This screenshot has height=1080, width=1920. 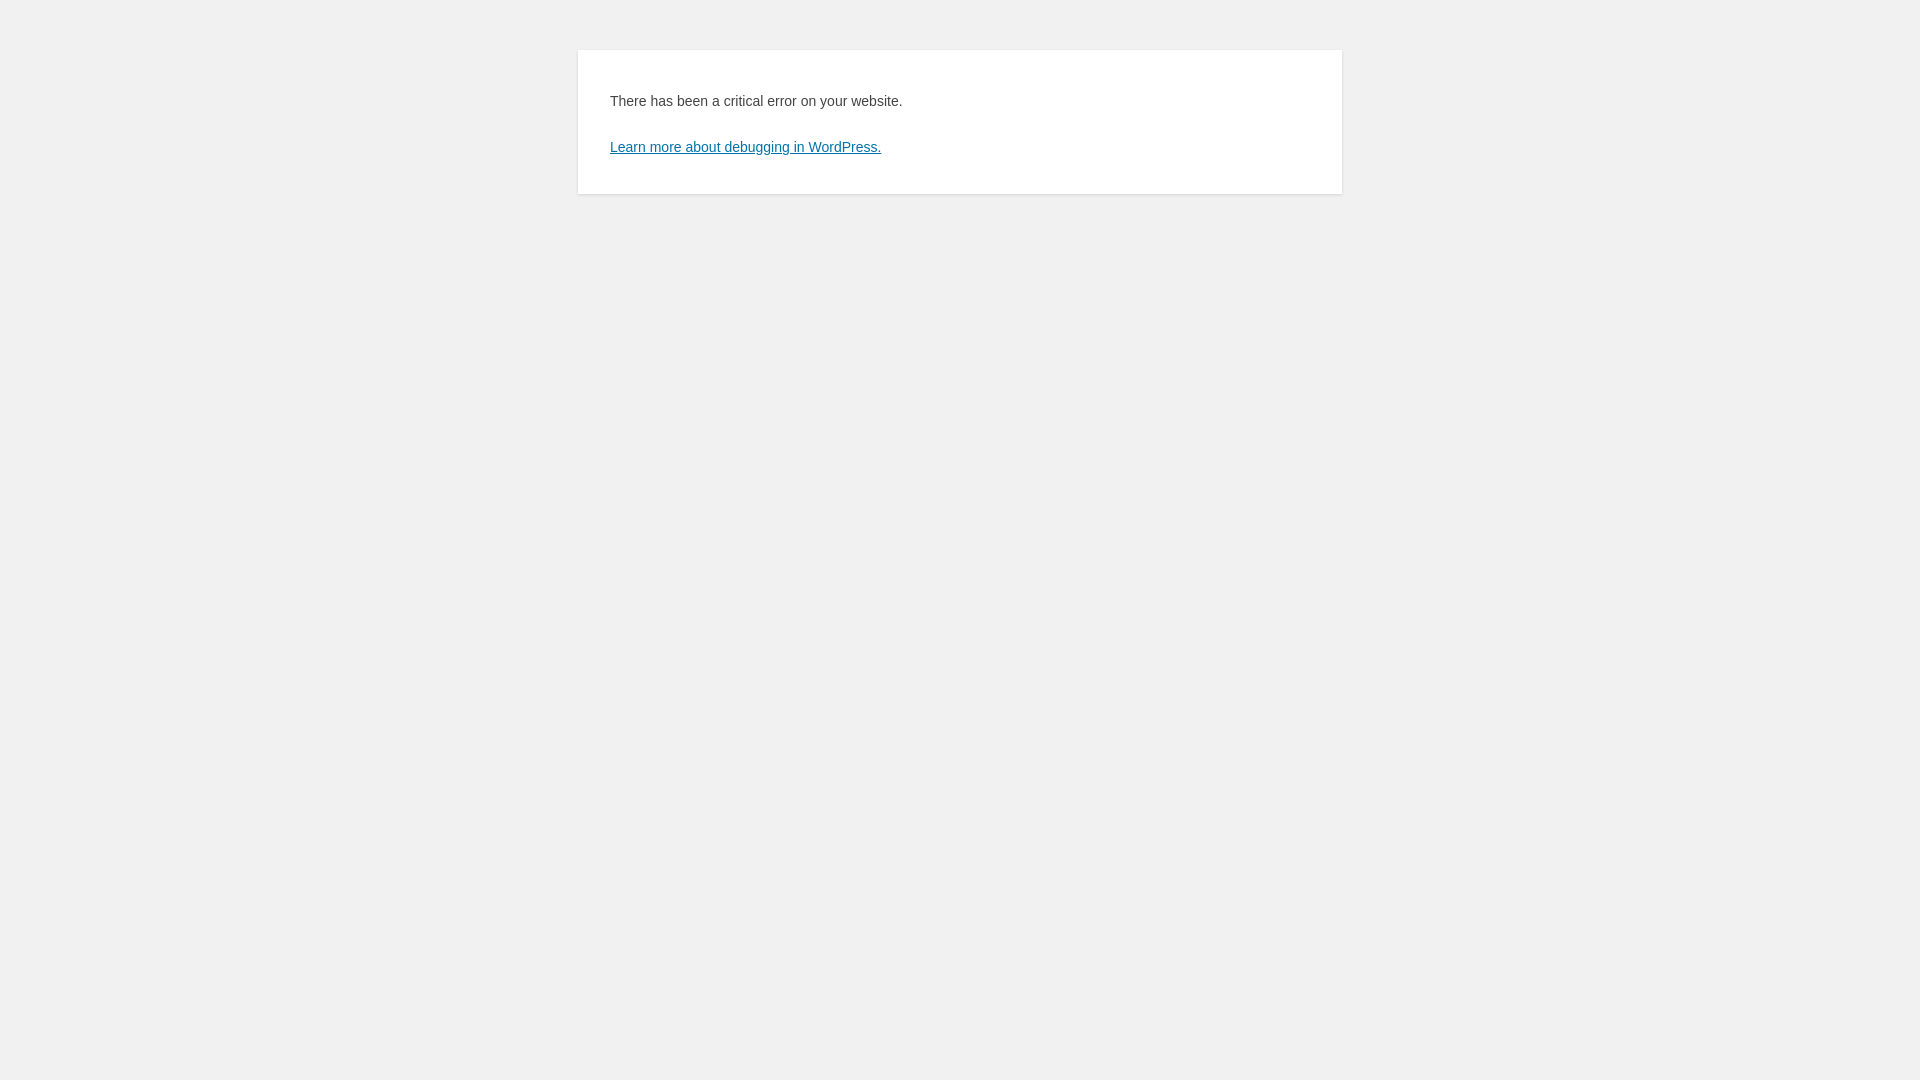 What do you see at coordinates (744, 145) in the screenshot?
I see `'Learn more about debugging in WordPress.'` at bounding box center [744, 145].